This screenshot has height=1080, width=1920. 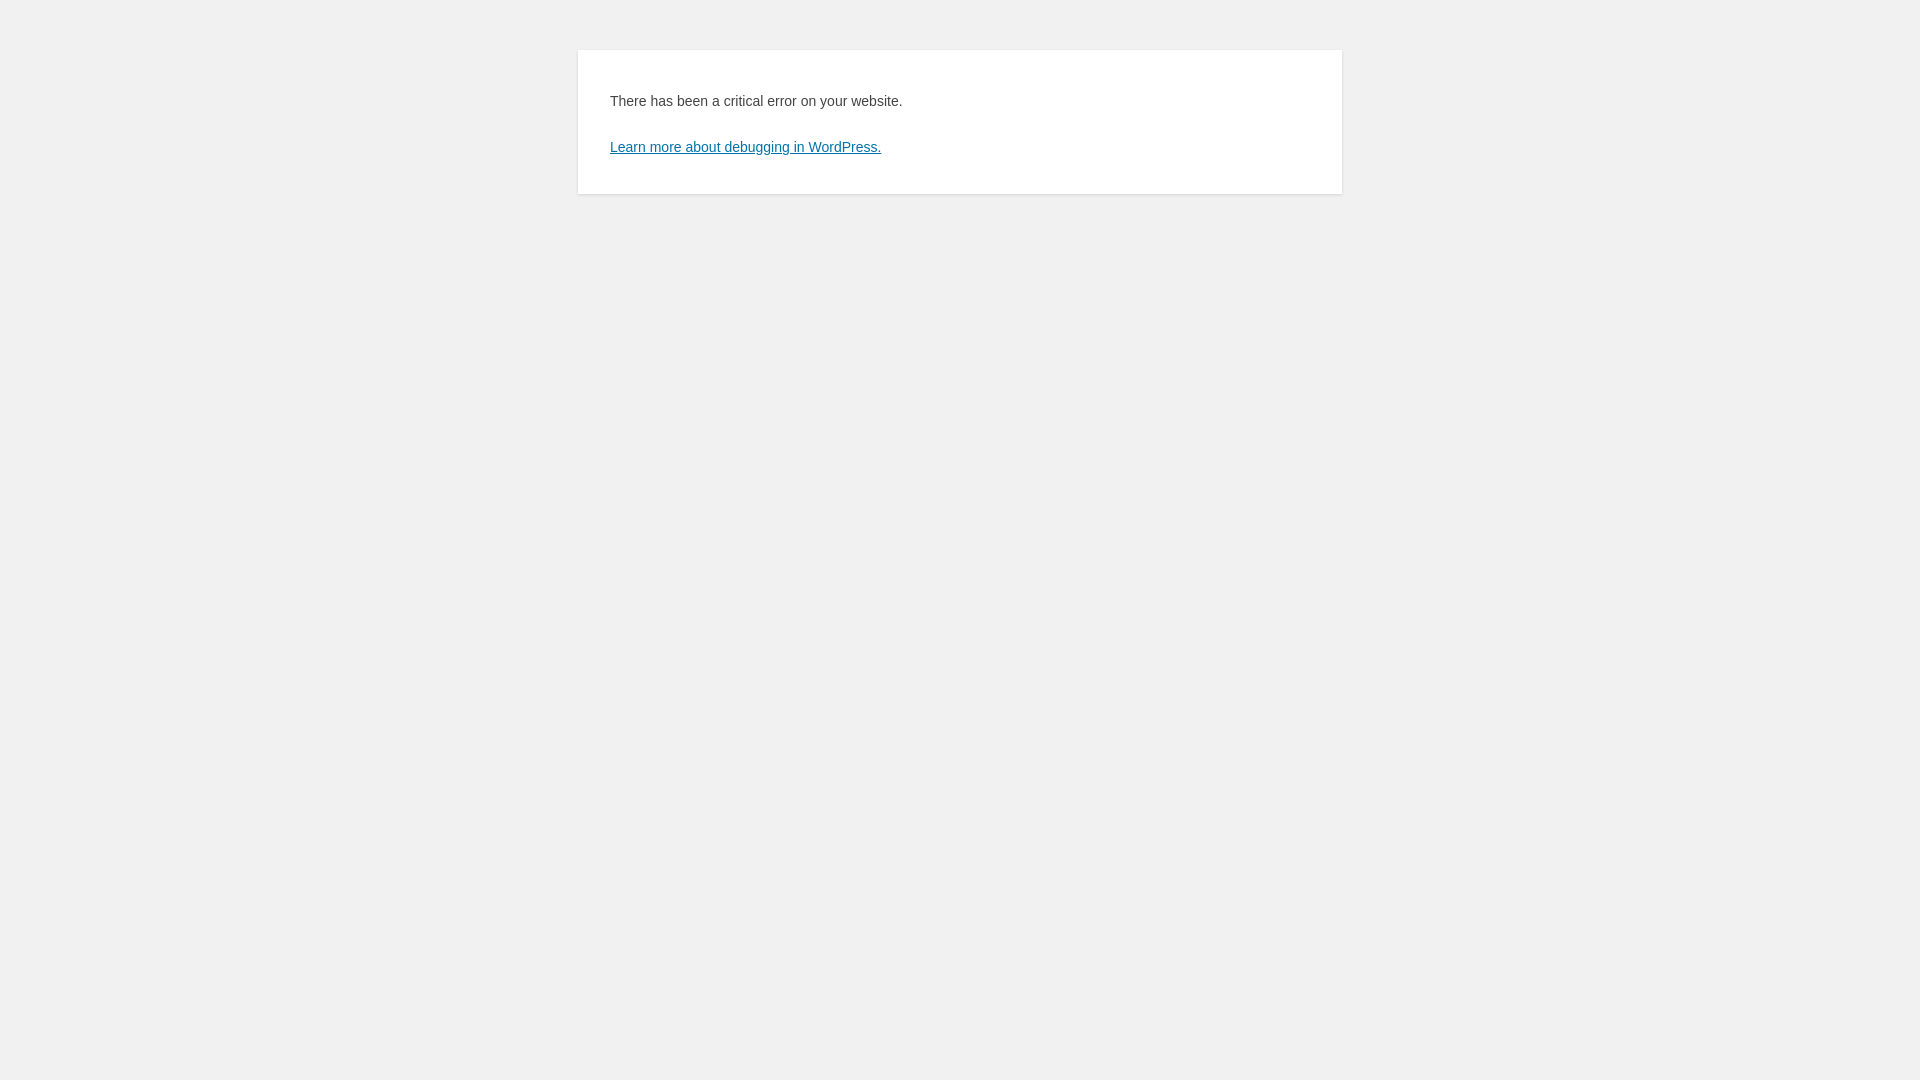 What do you see at coordinates (744, 145) in the screenshot?
I see `'Learn more about debugging in WordPress.'` at bounding box center [744, 145].